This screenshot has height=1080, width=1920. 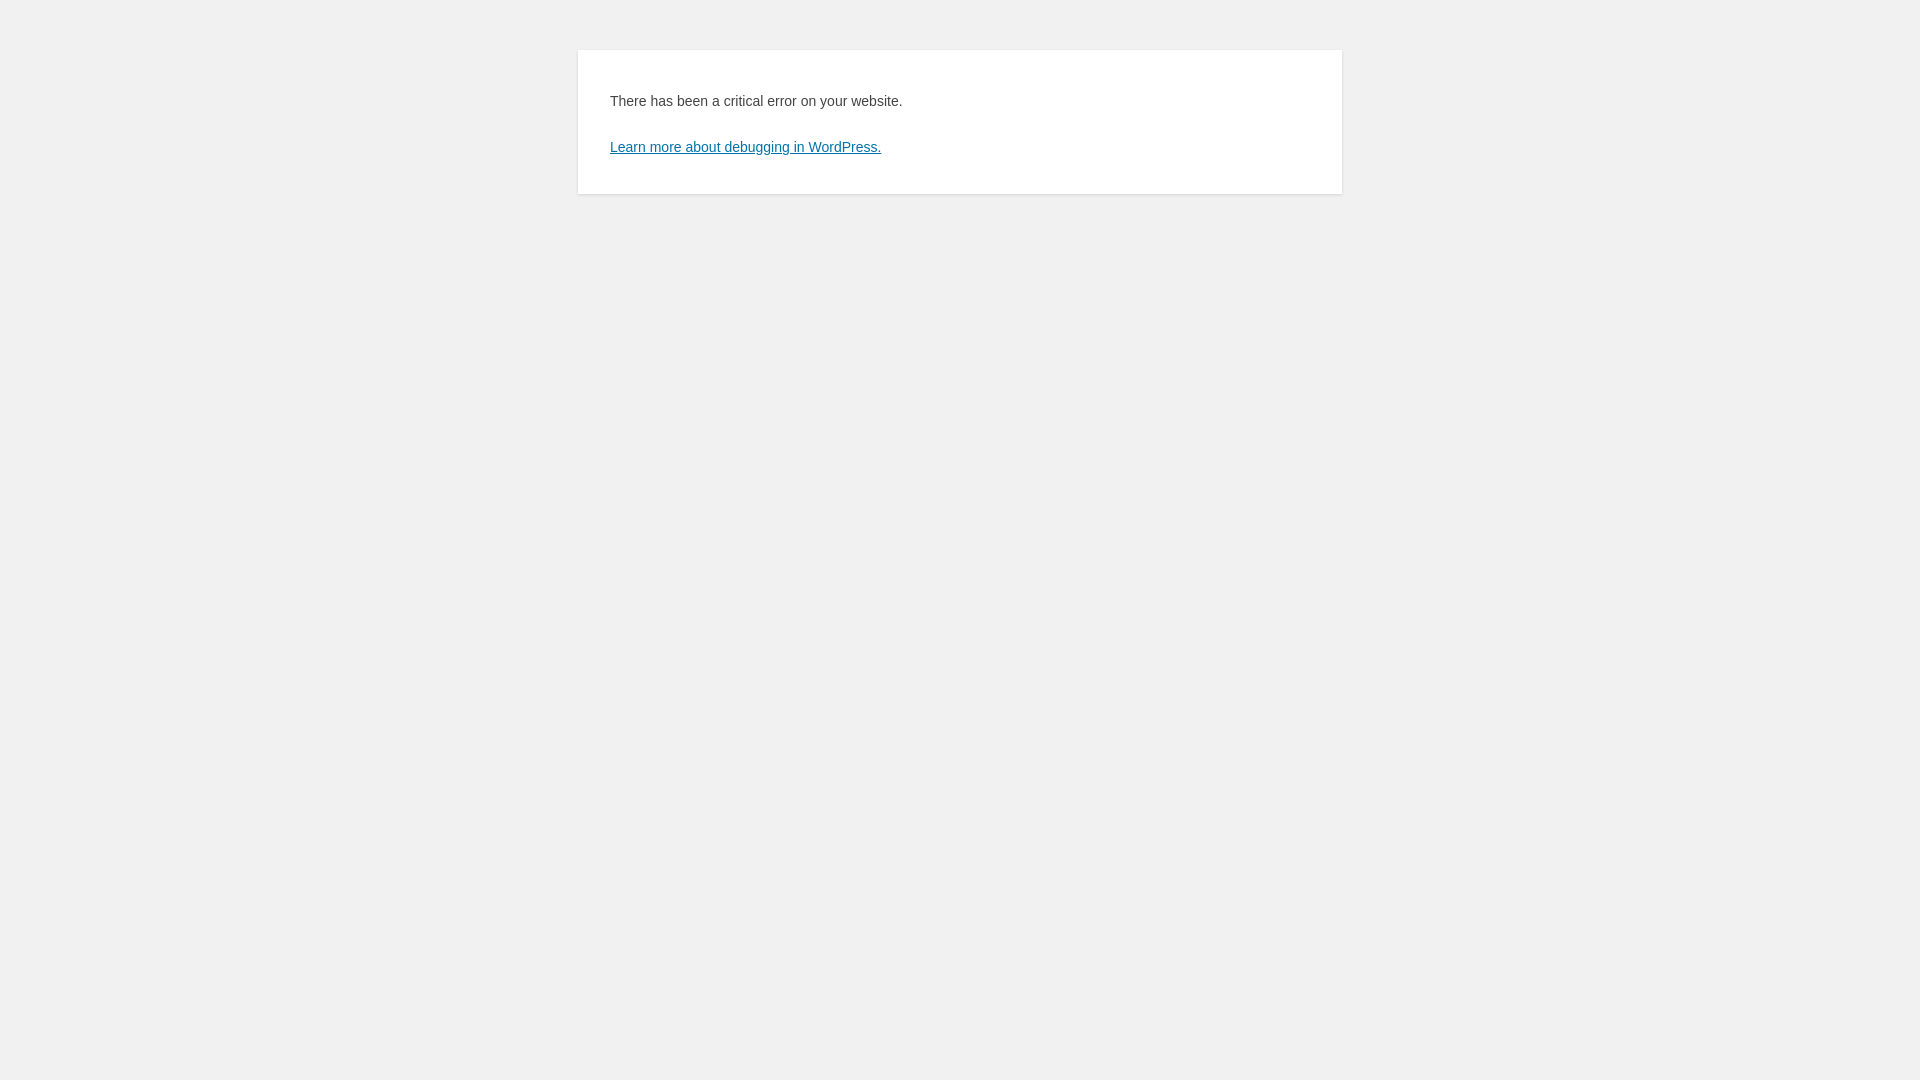 What do you see at coordinates (744, 145) in the screenshot?
I see `'Learn more about debugging in WordPress.'` at bounding box center [744, 145].